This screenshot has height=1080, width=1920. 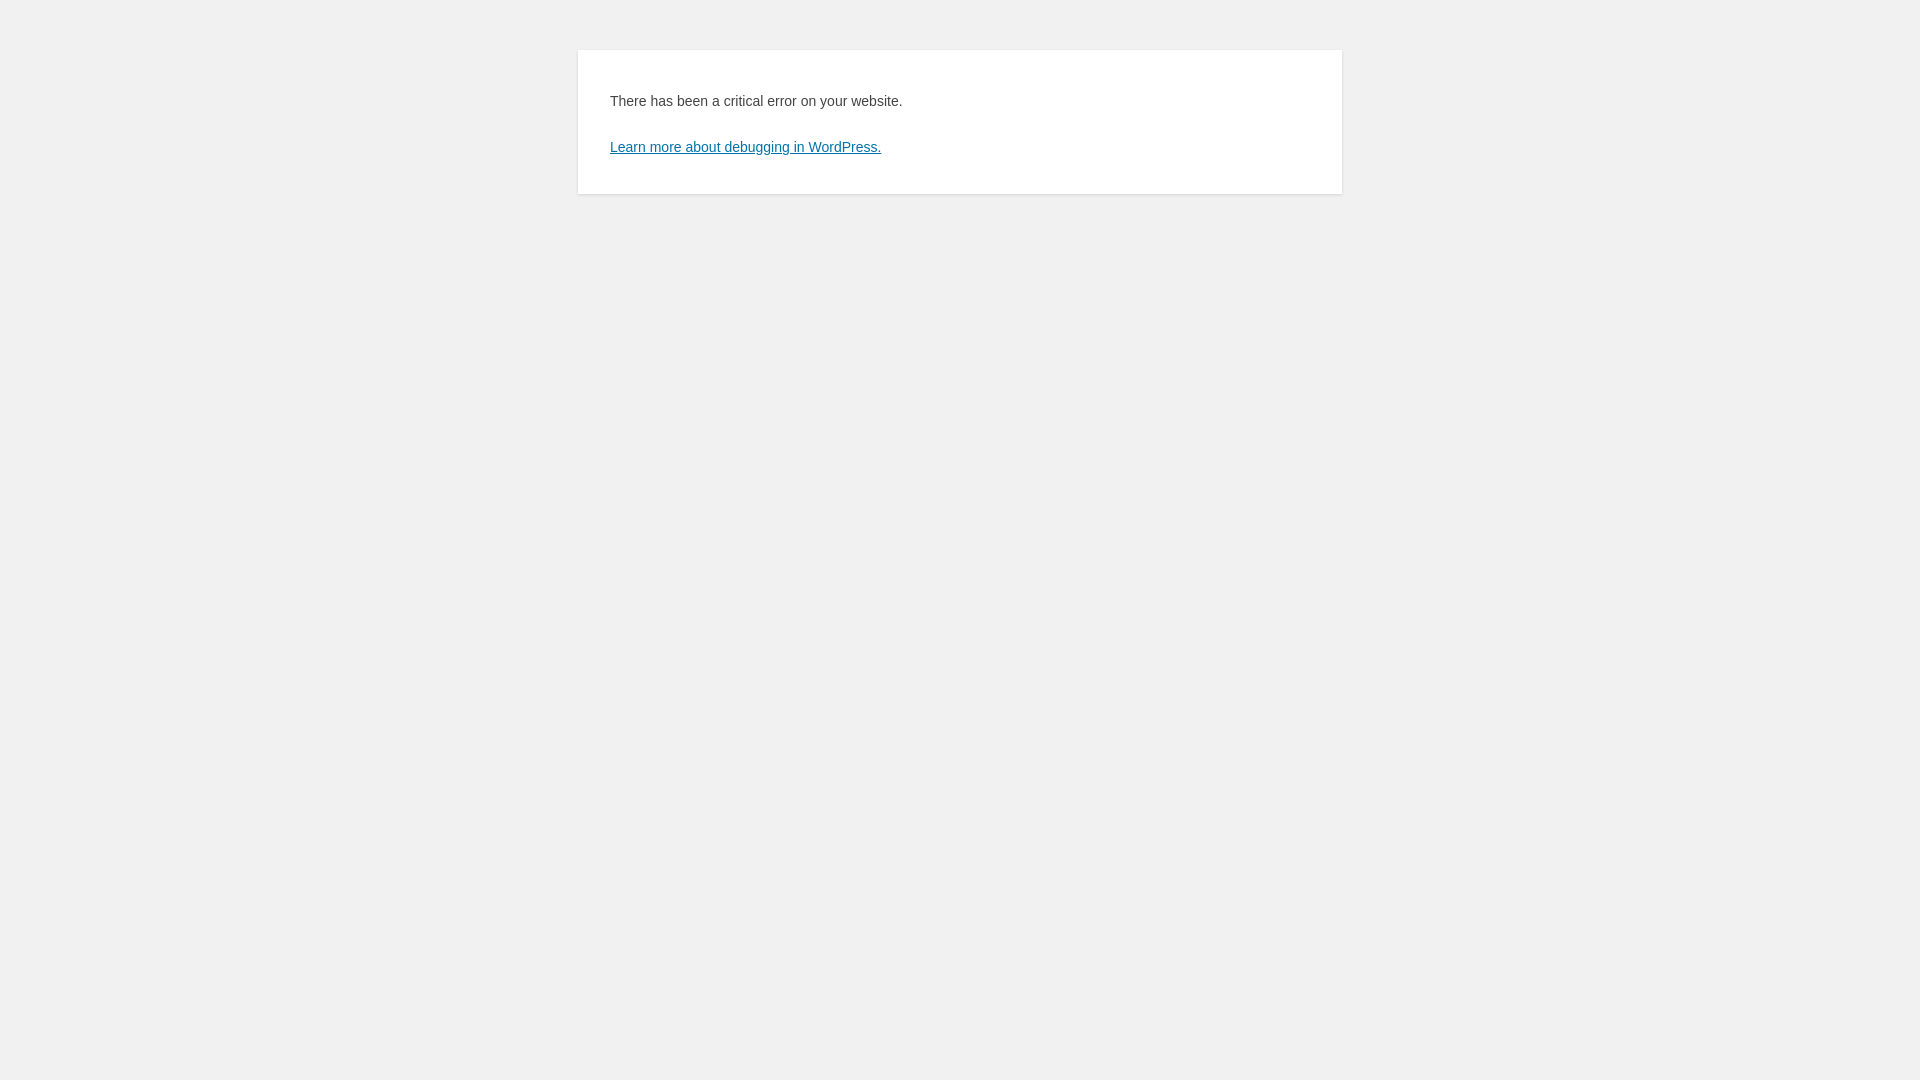 What do you see at coordinates (744, 145) in the screenshot?
I see `'Learn more about debugging in WordPress.'` at bounding box center [744, 145].